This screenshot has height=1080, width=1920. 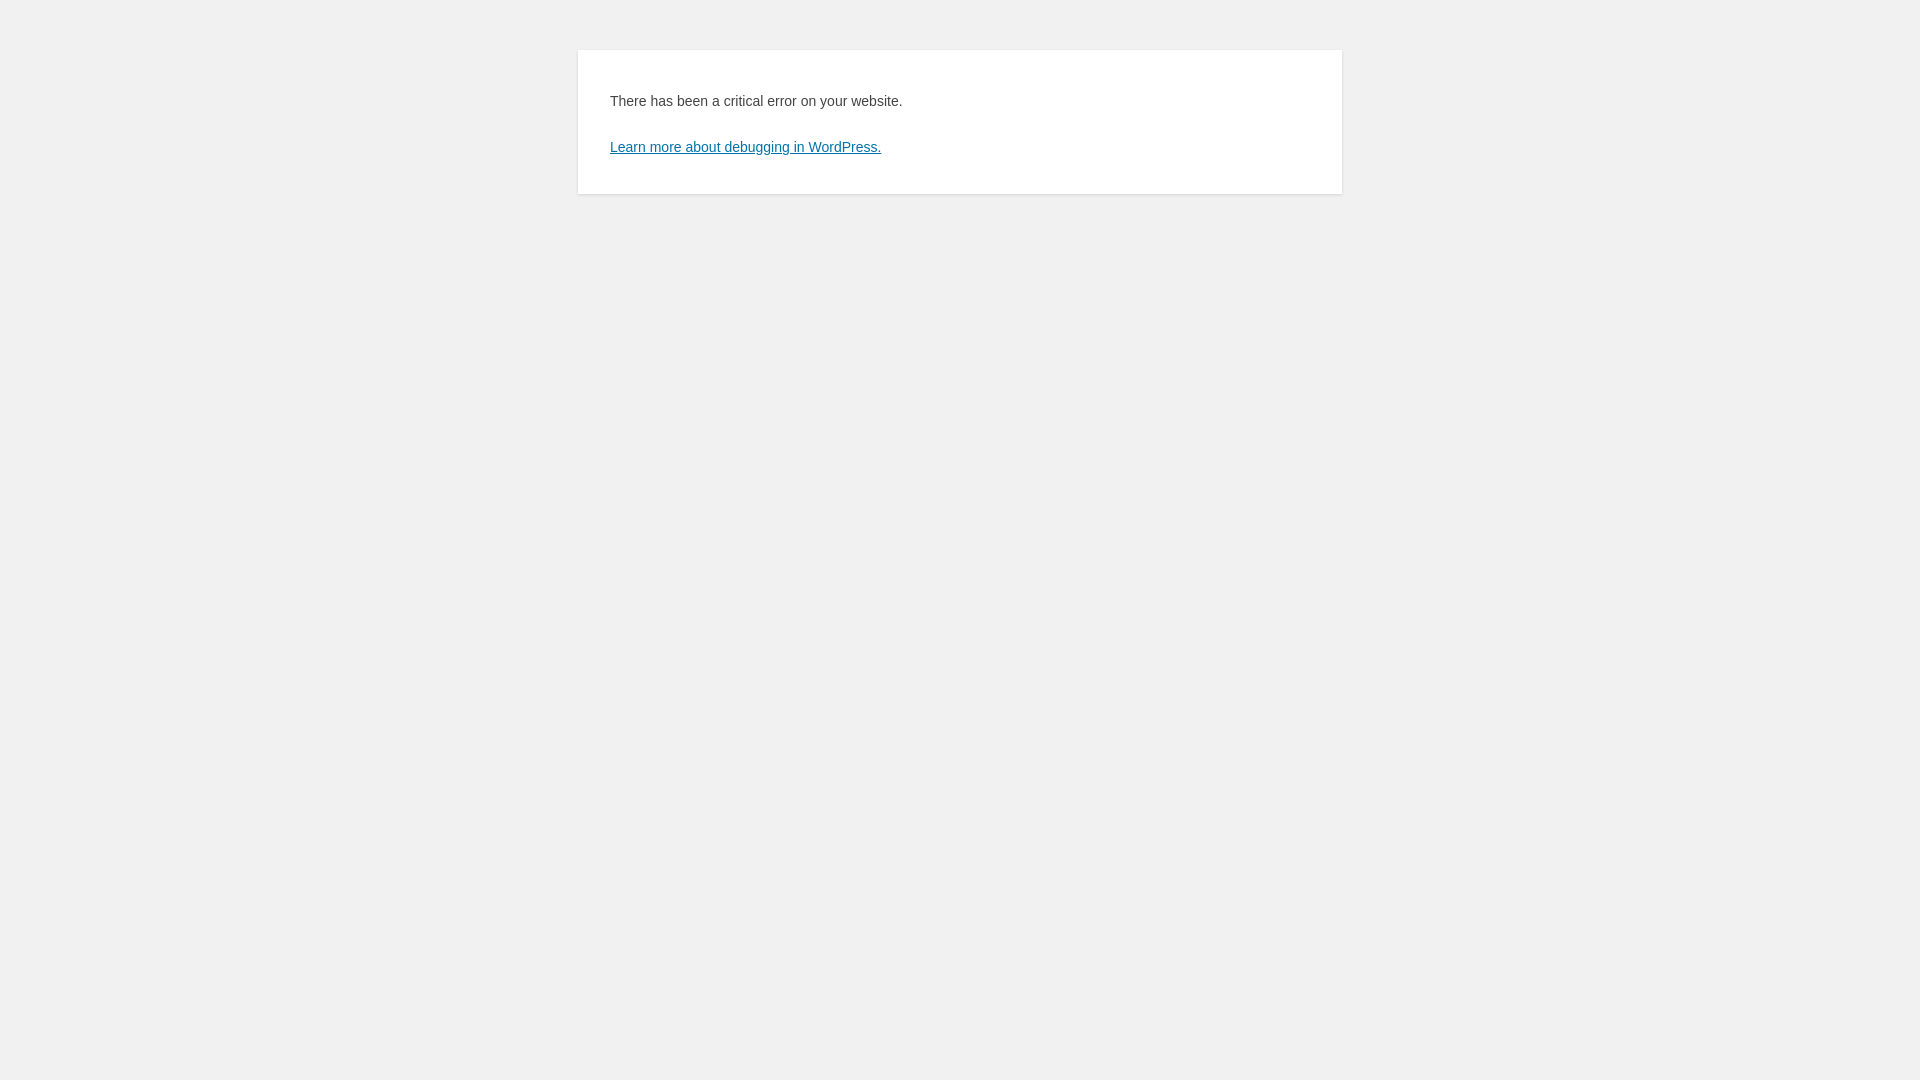 What do you see at coordinates (744, 145) in the screenshot?
I see `'Learn more about debugging in WordPress.'` at bounding box center [744, 145].